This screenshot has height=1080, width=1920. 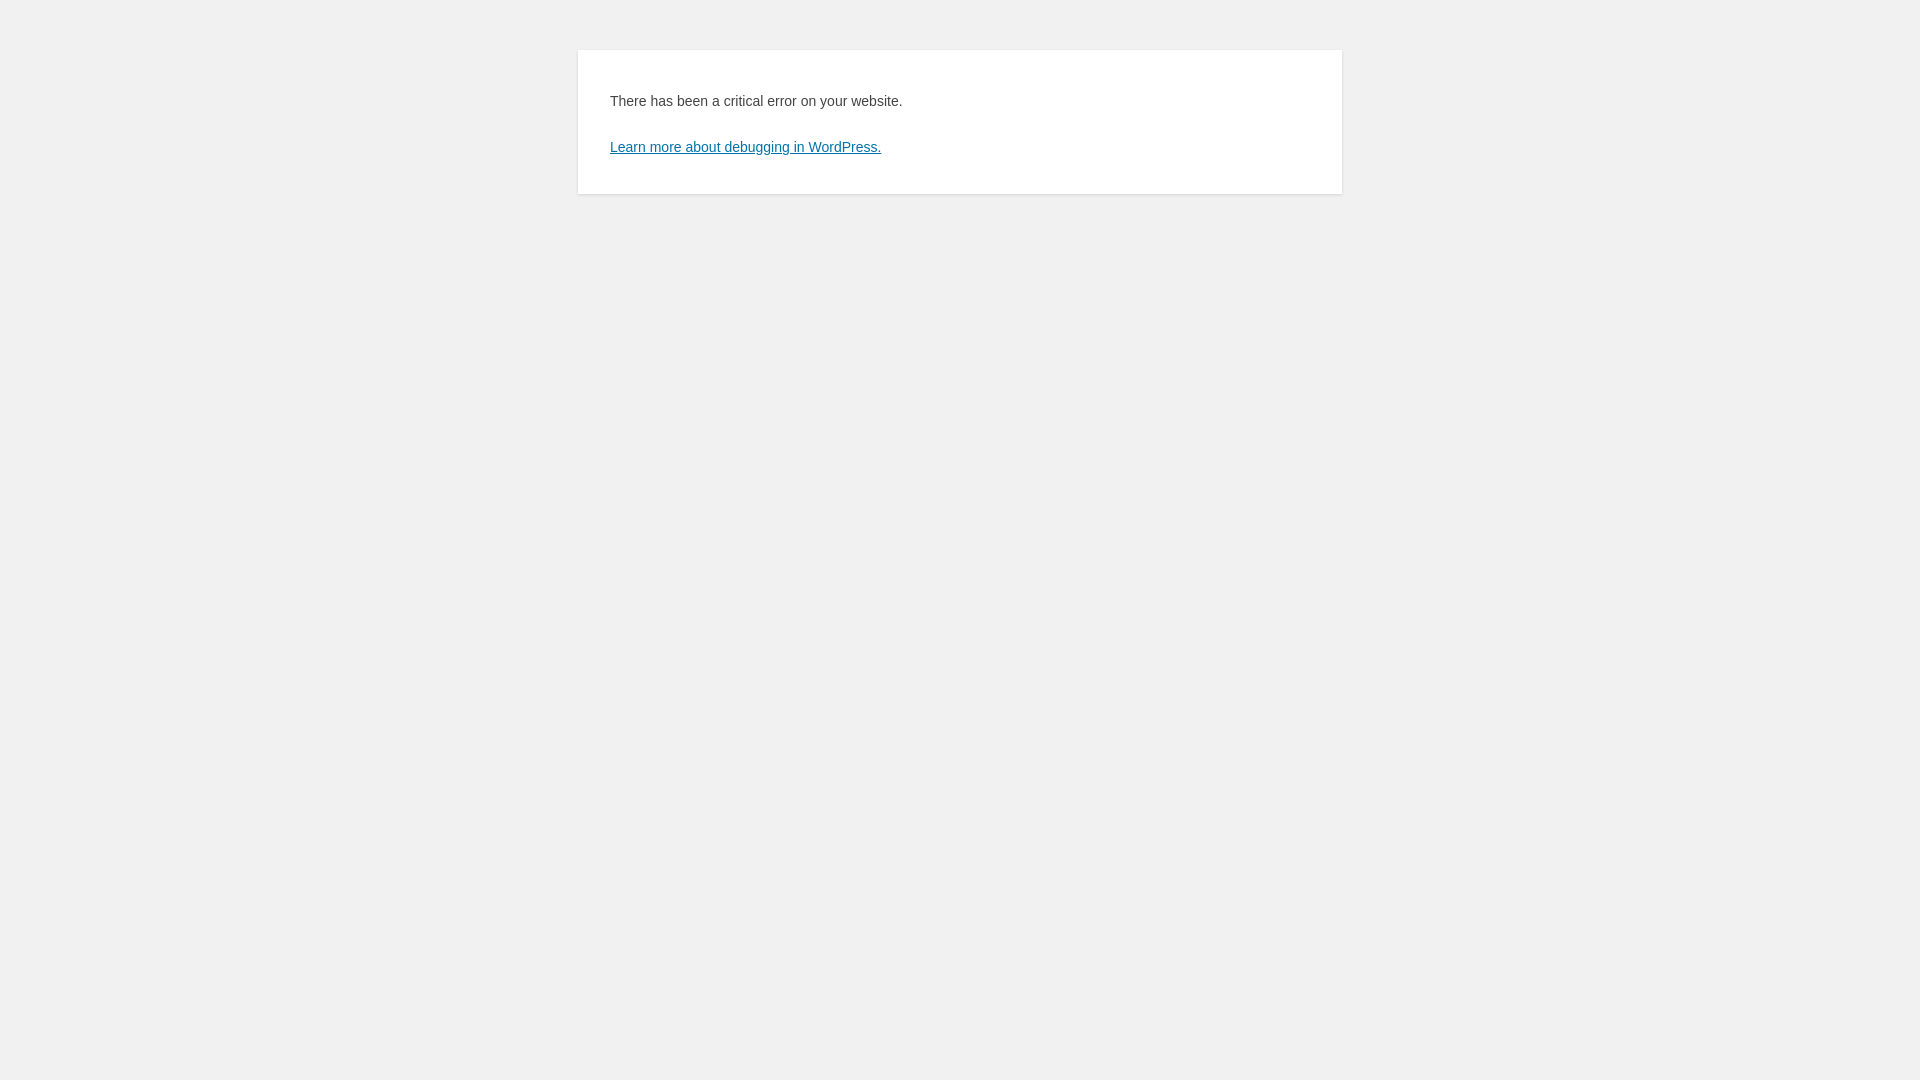 What do you see at coordinates (744, 145) in the screenshot?
I see `'Learn more about debugging in WordPress.'` at bounding box center [744, 145].